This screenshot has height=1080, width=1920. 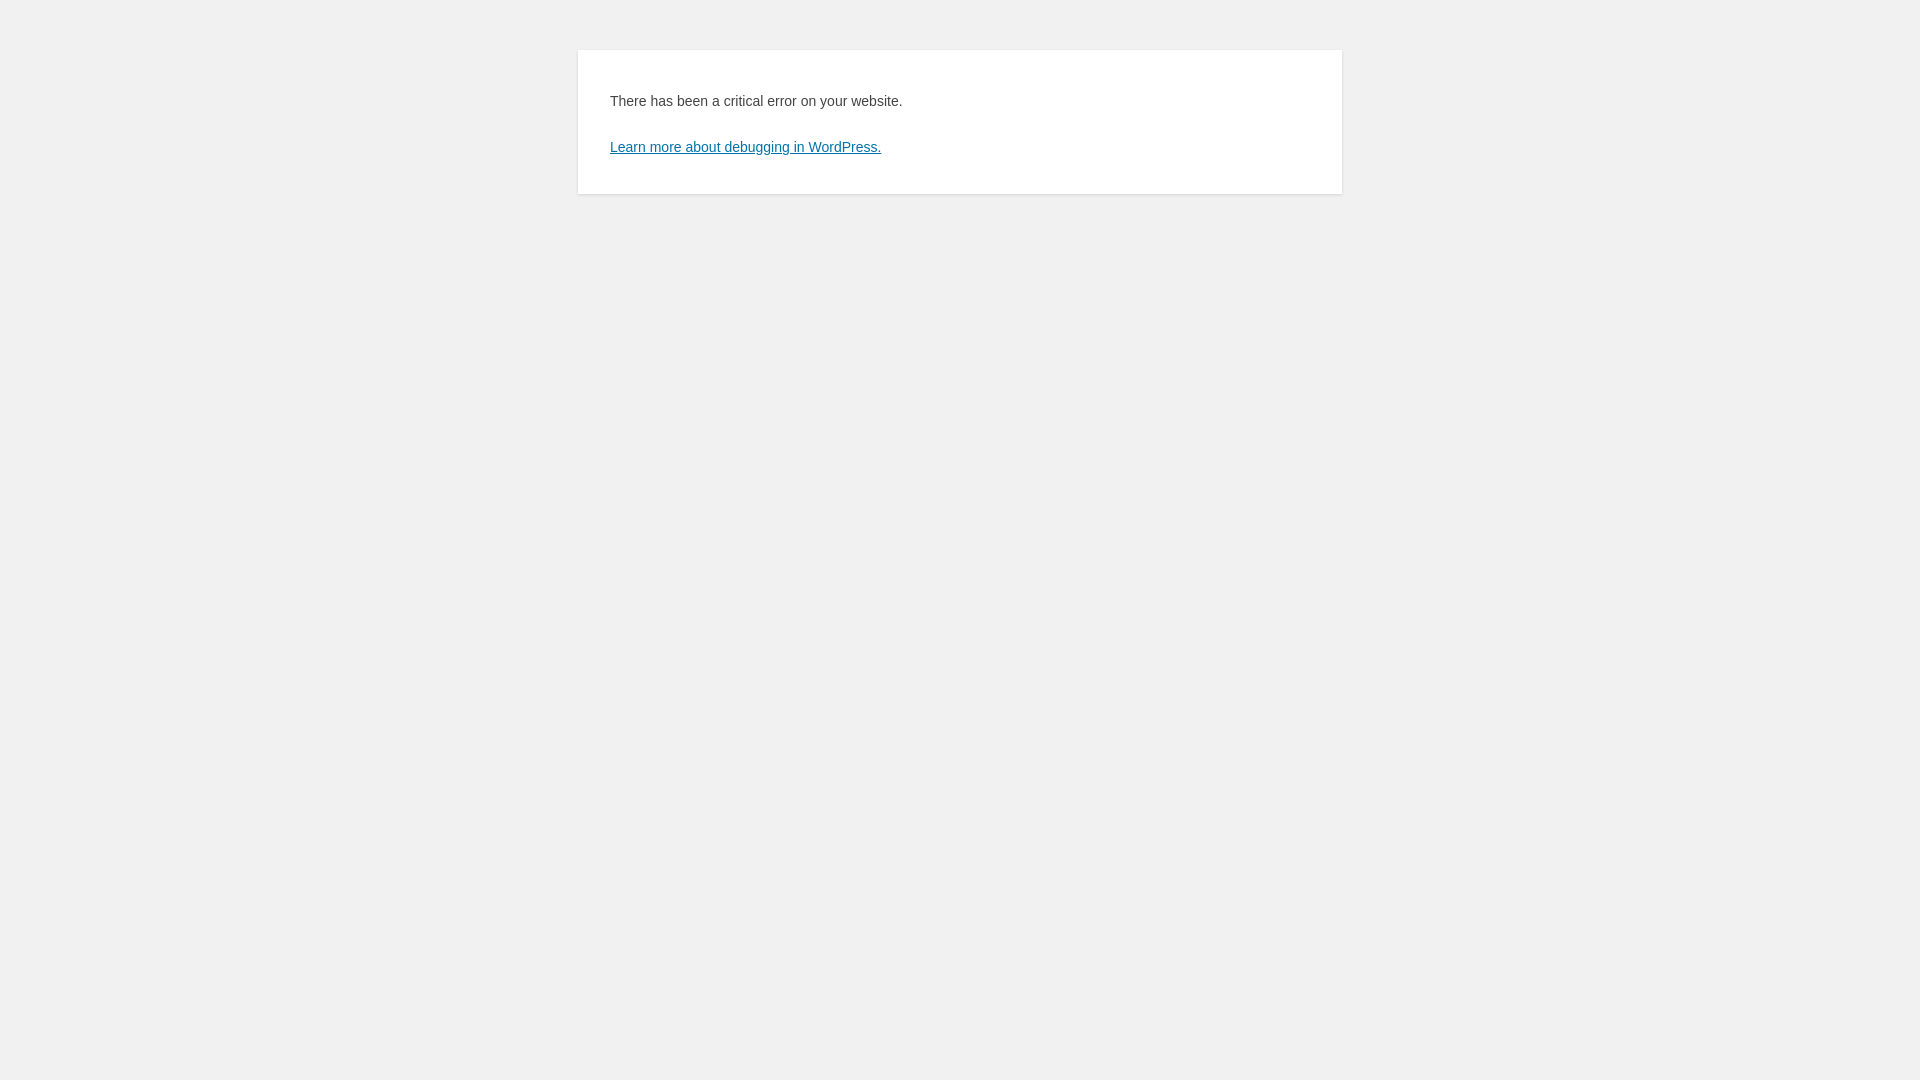 What do you see at coordinates (744, 145) in the screenshot?
I see `'Learn more about debugging in WordPress.'` at bounding box center [744, 145].